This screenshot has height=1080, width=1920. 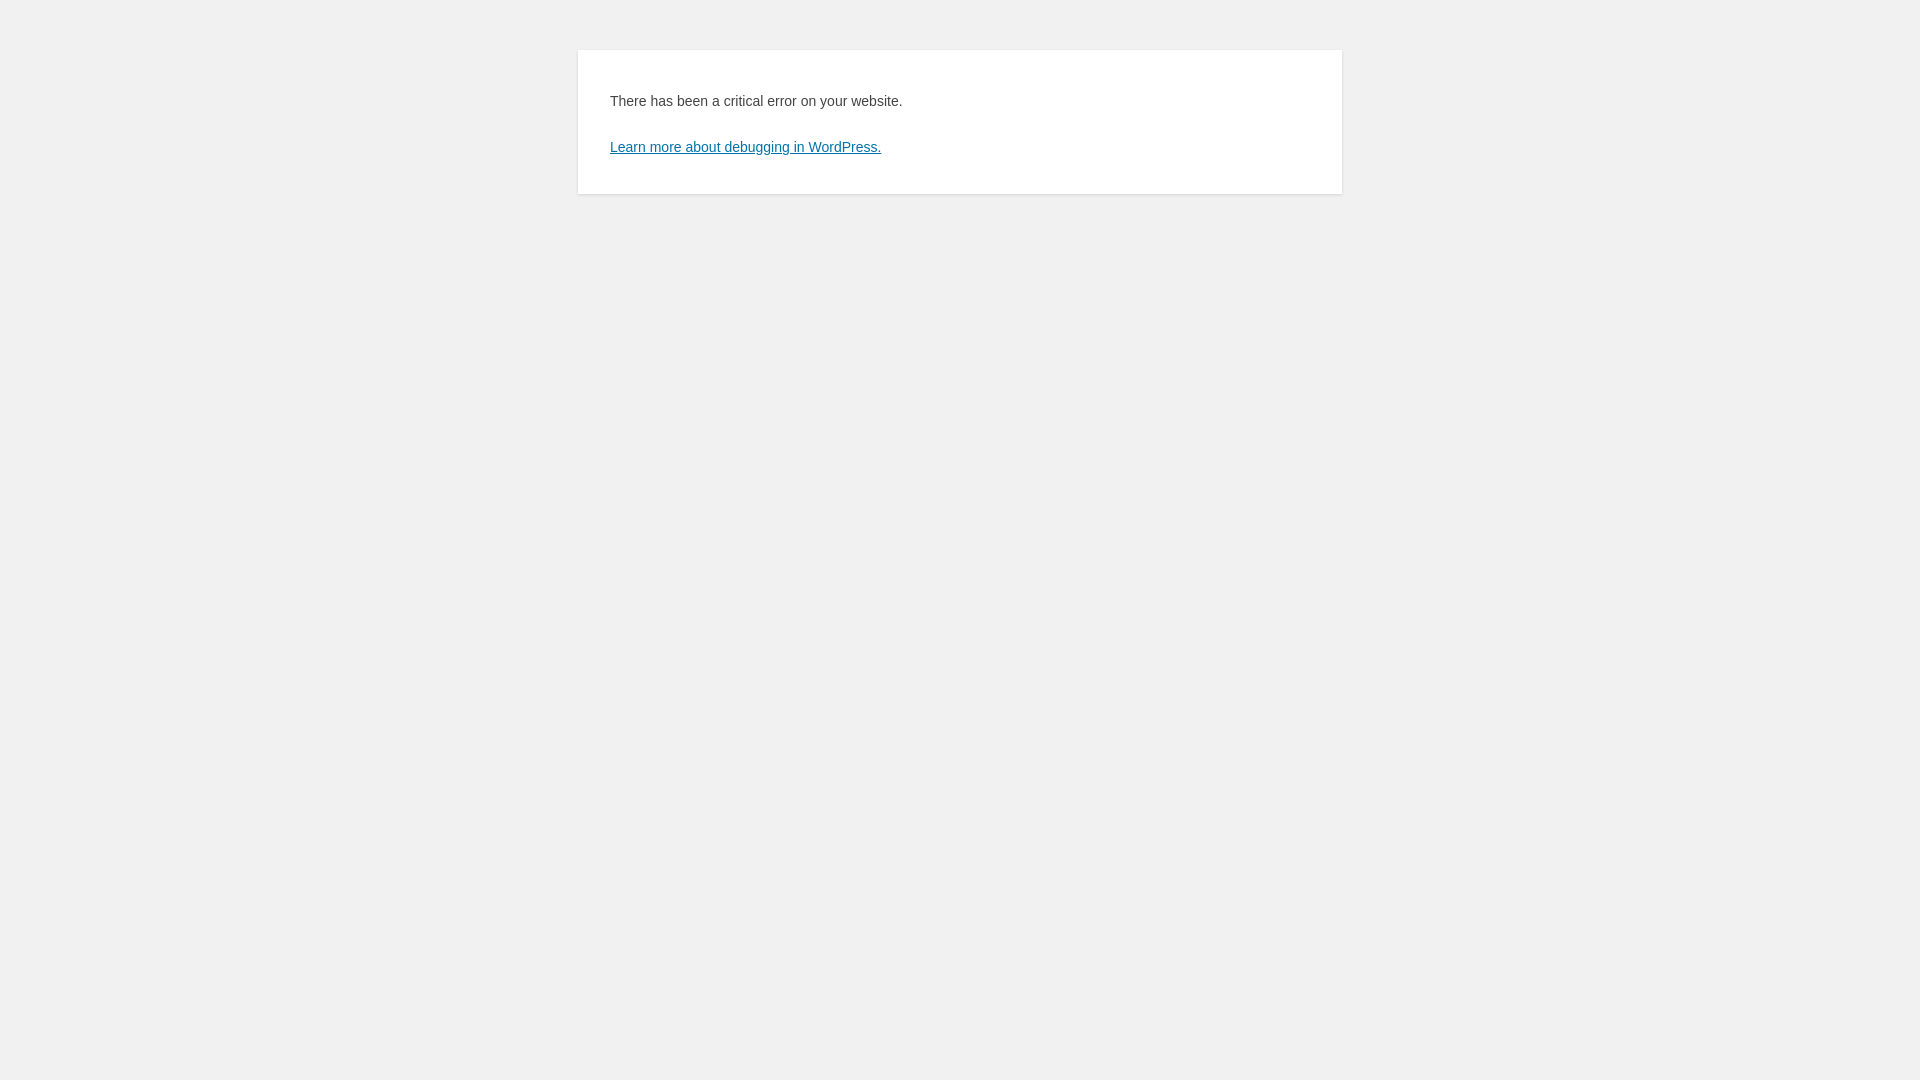 What do you see at coordinates (744, 145) in the screenshot?
I see `'Learn more about debugging in WordPress.'` at bounding box center [744, 145].